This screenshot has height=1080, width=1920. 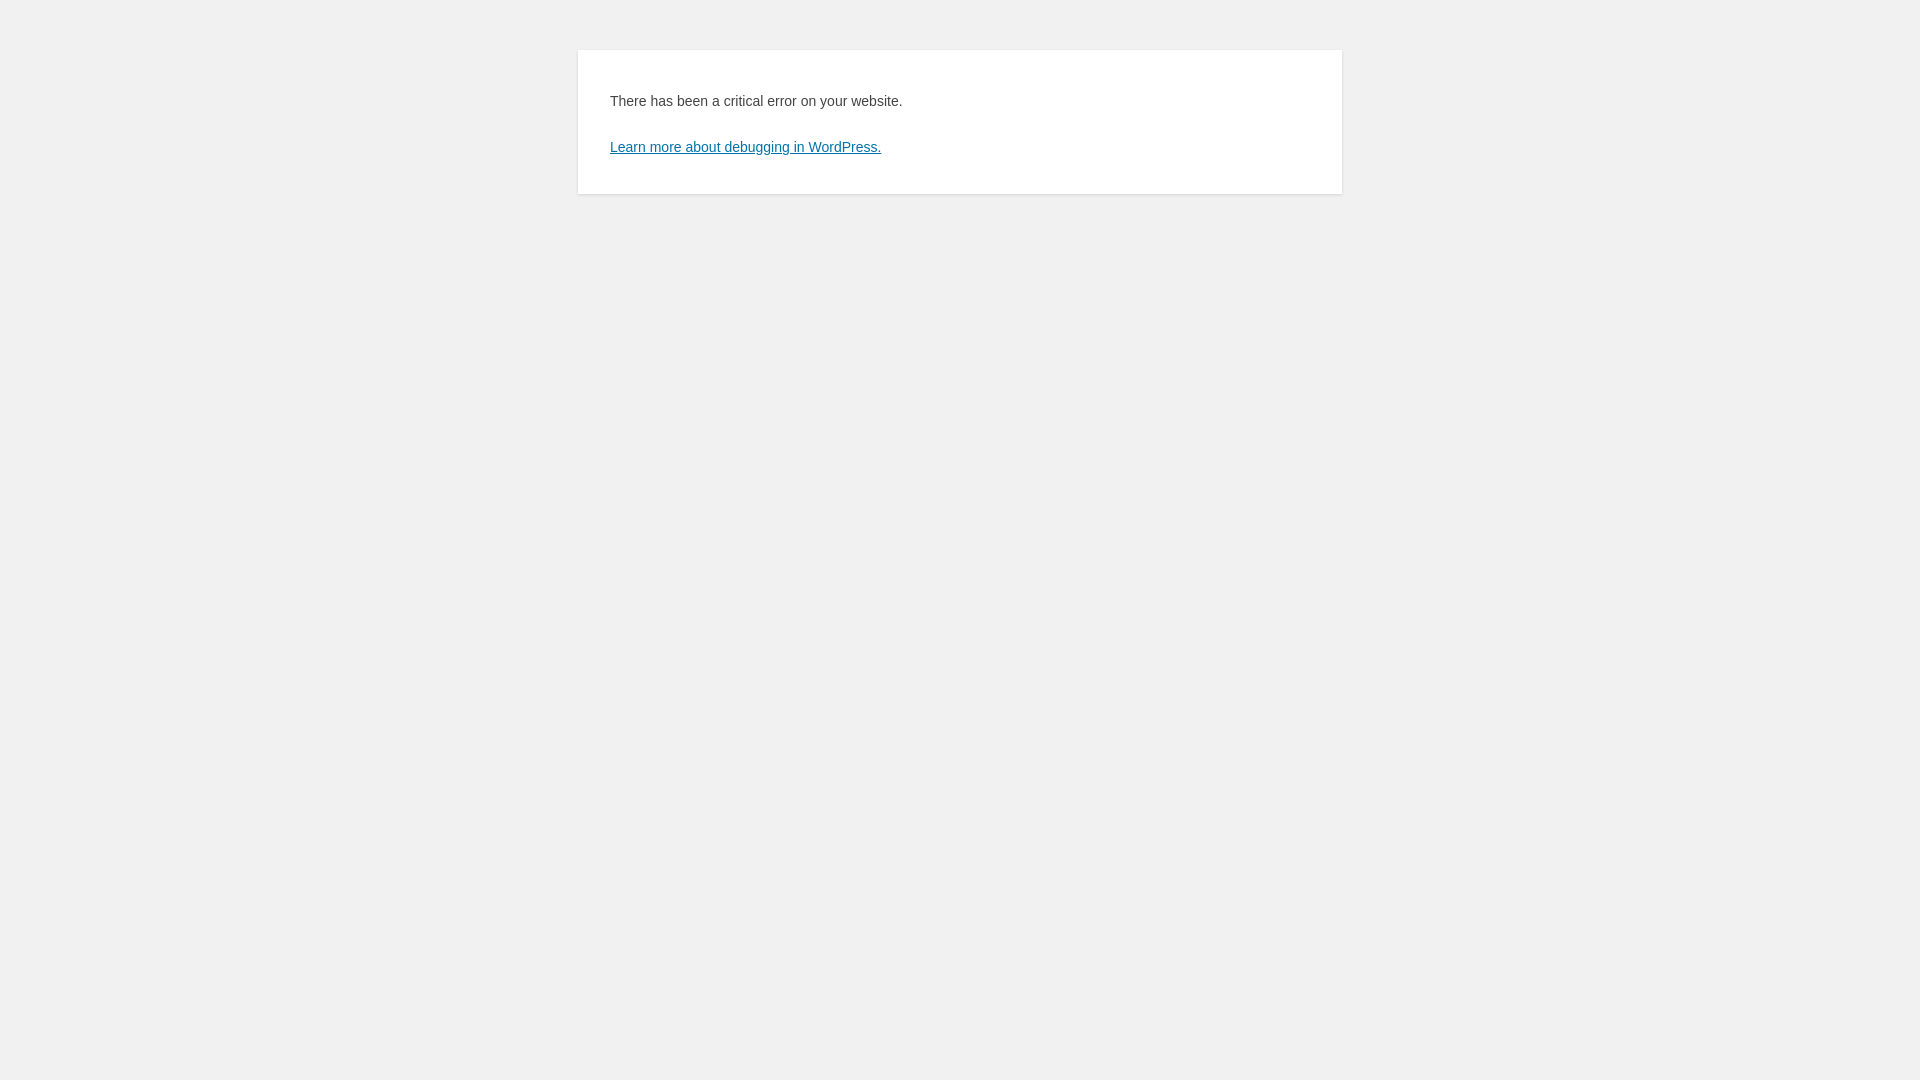 What do you see at coordinates (744, 145) in the screenshot?
I see `'Learn more about debugging in WordPress.'` at bounding box center [744, 145].